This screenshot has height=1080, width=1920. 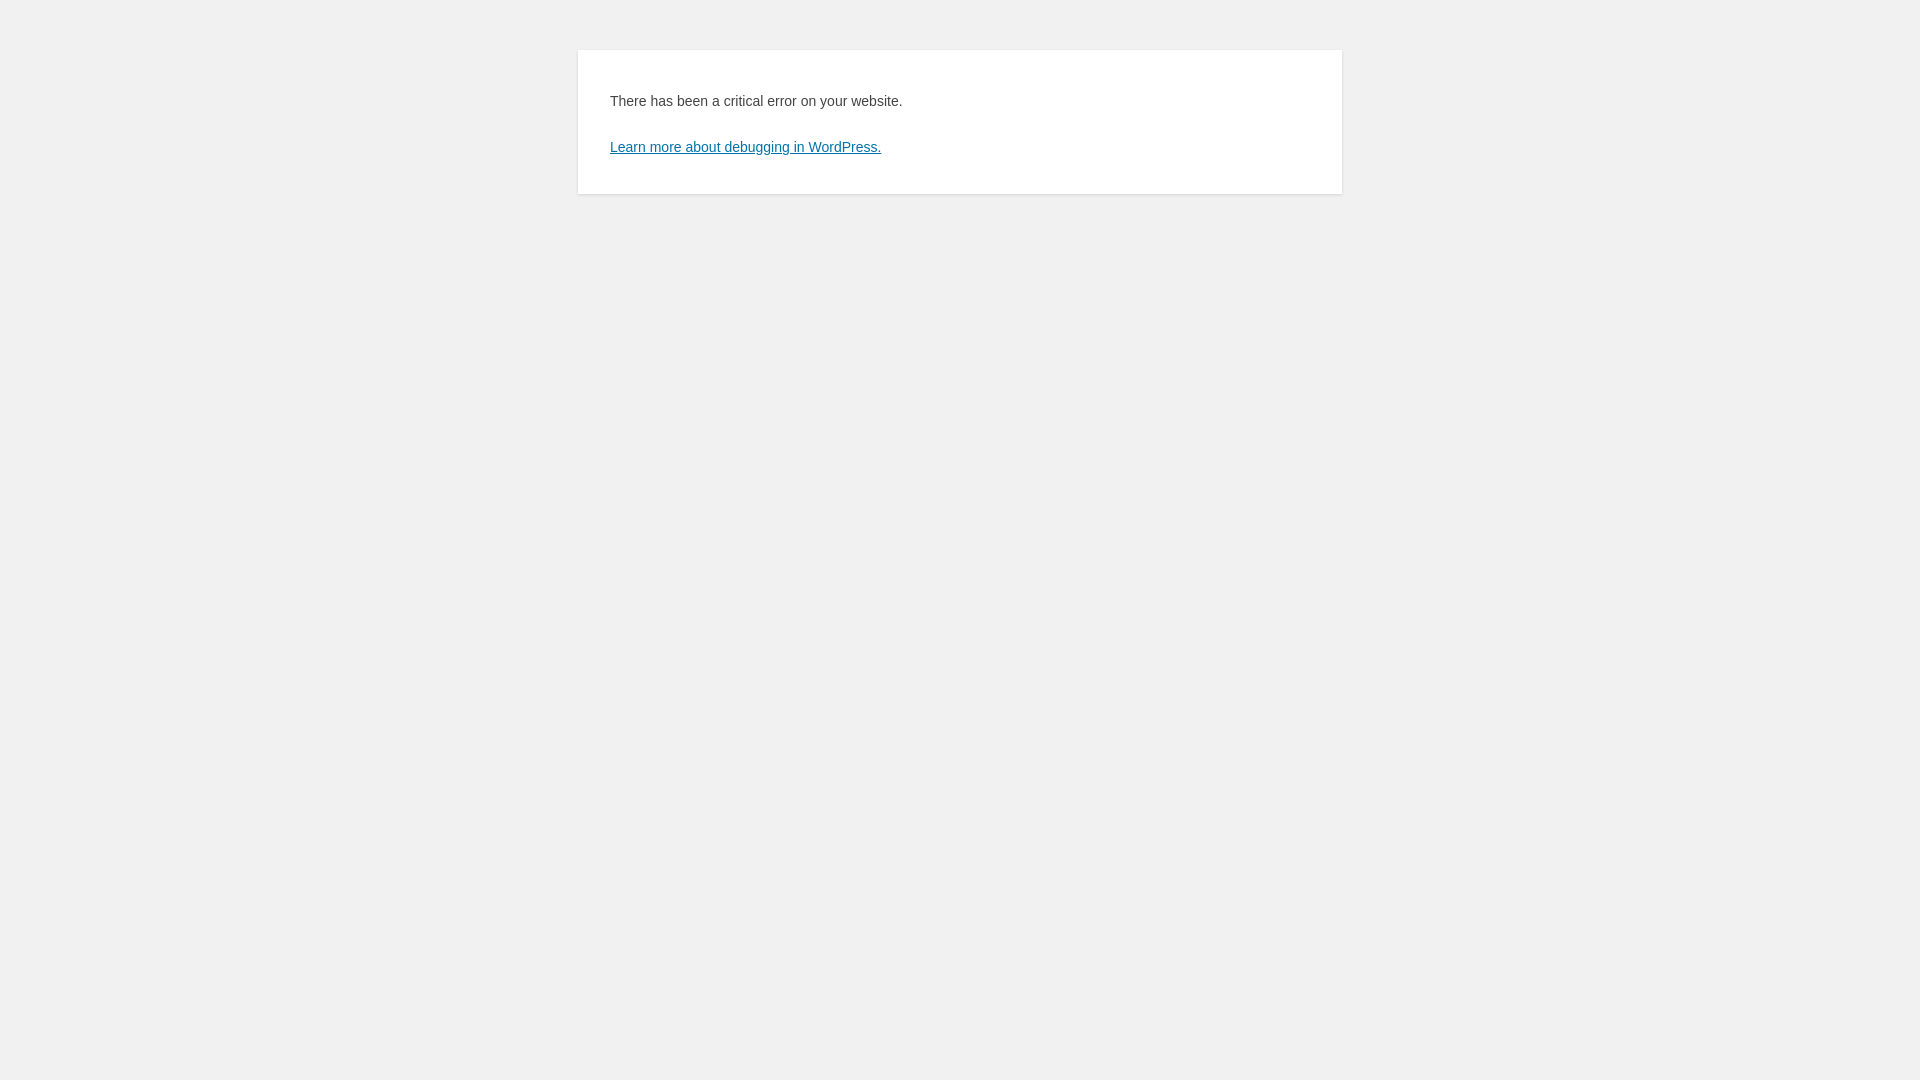 What do you see at coordinates (744, 145) in the screenshot?
I see `'Learn more about debugging in WordPress.'` at bounding box center [744, 145].